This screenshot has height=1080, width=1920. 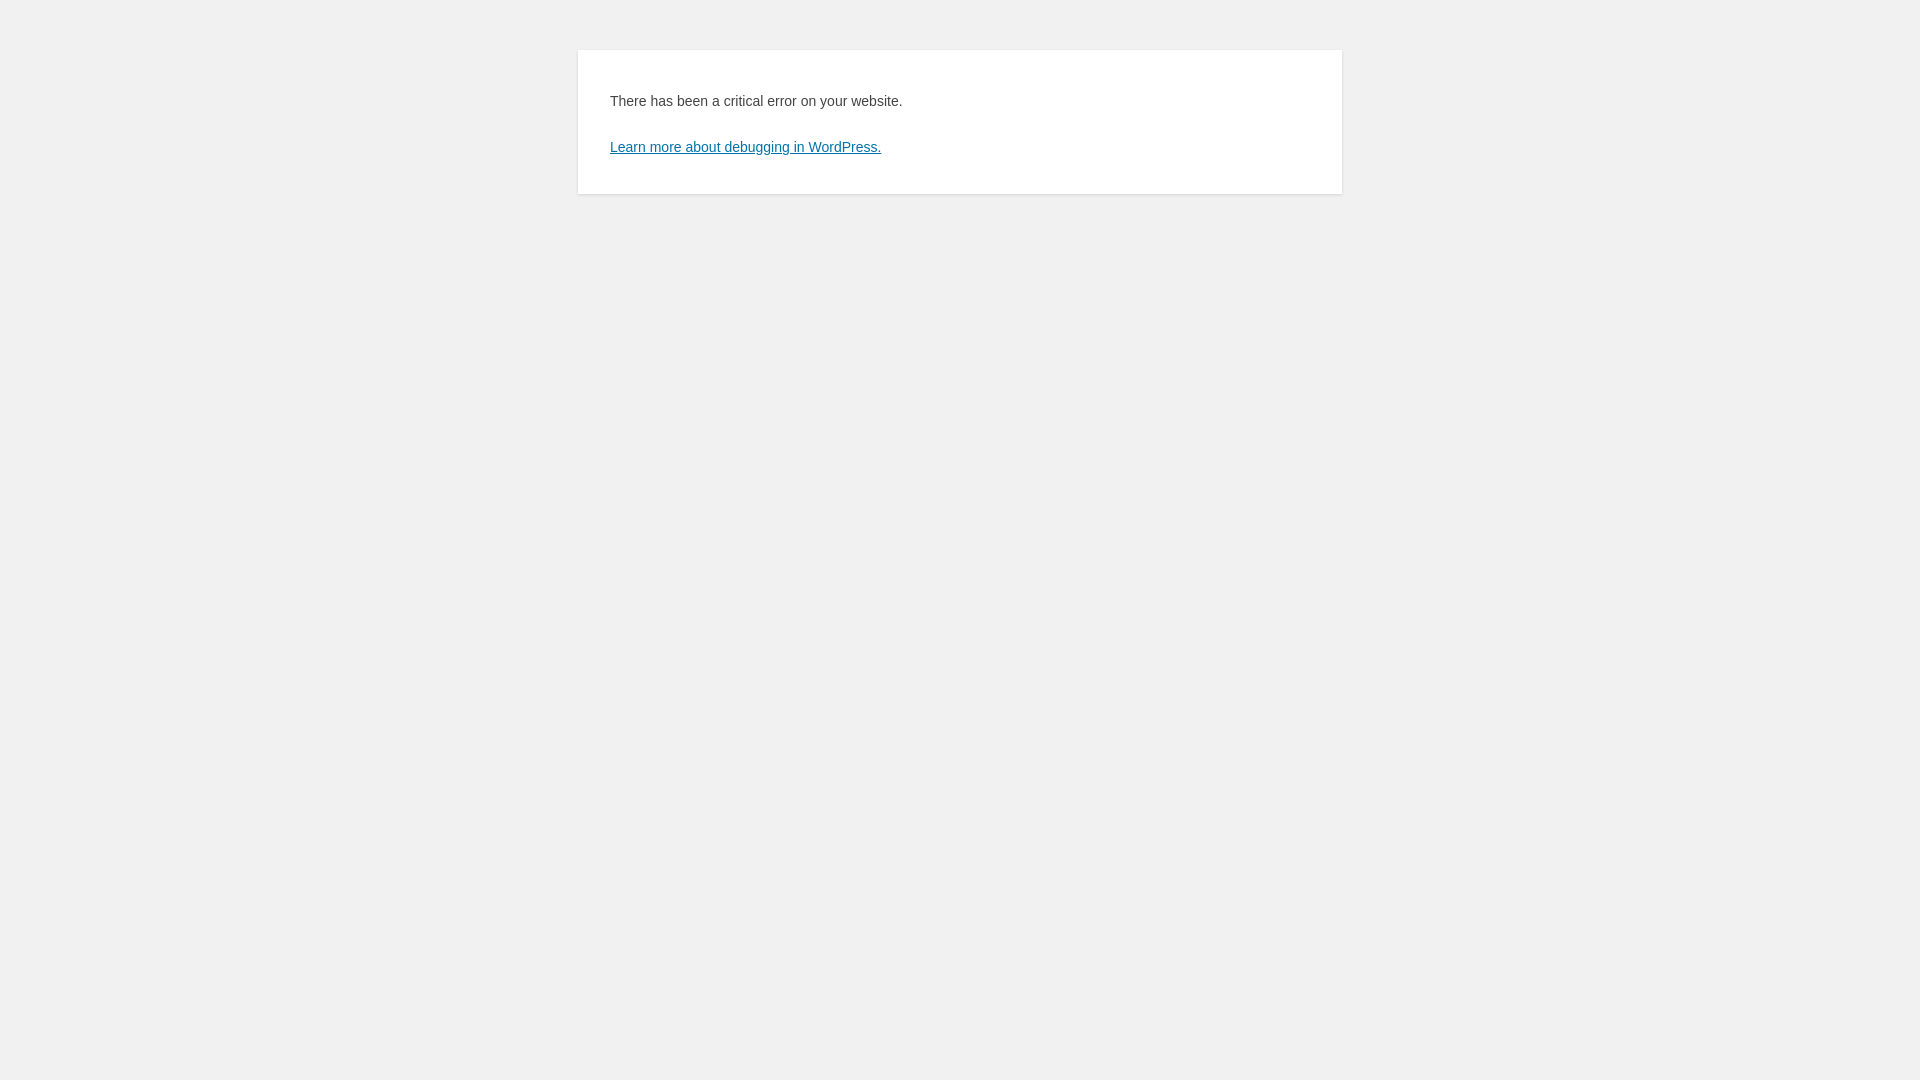 What do you see at coordinates (744, 145) in the screenshot?
I see `'Learn more about debugging in WordPress.'` at bounding box center [744, 145].